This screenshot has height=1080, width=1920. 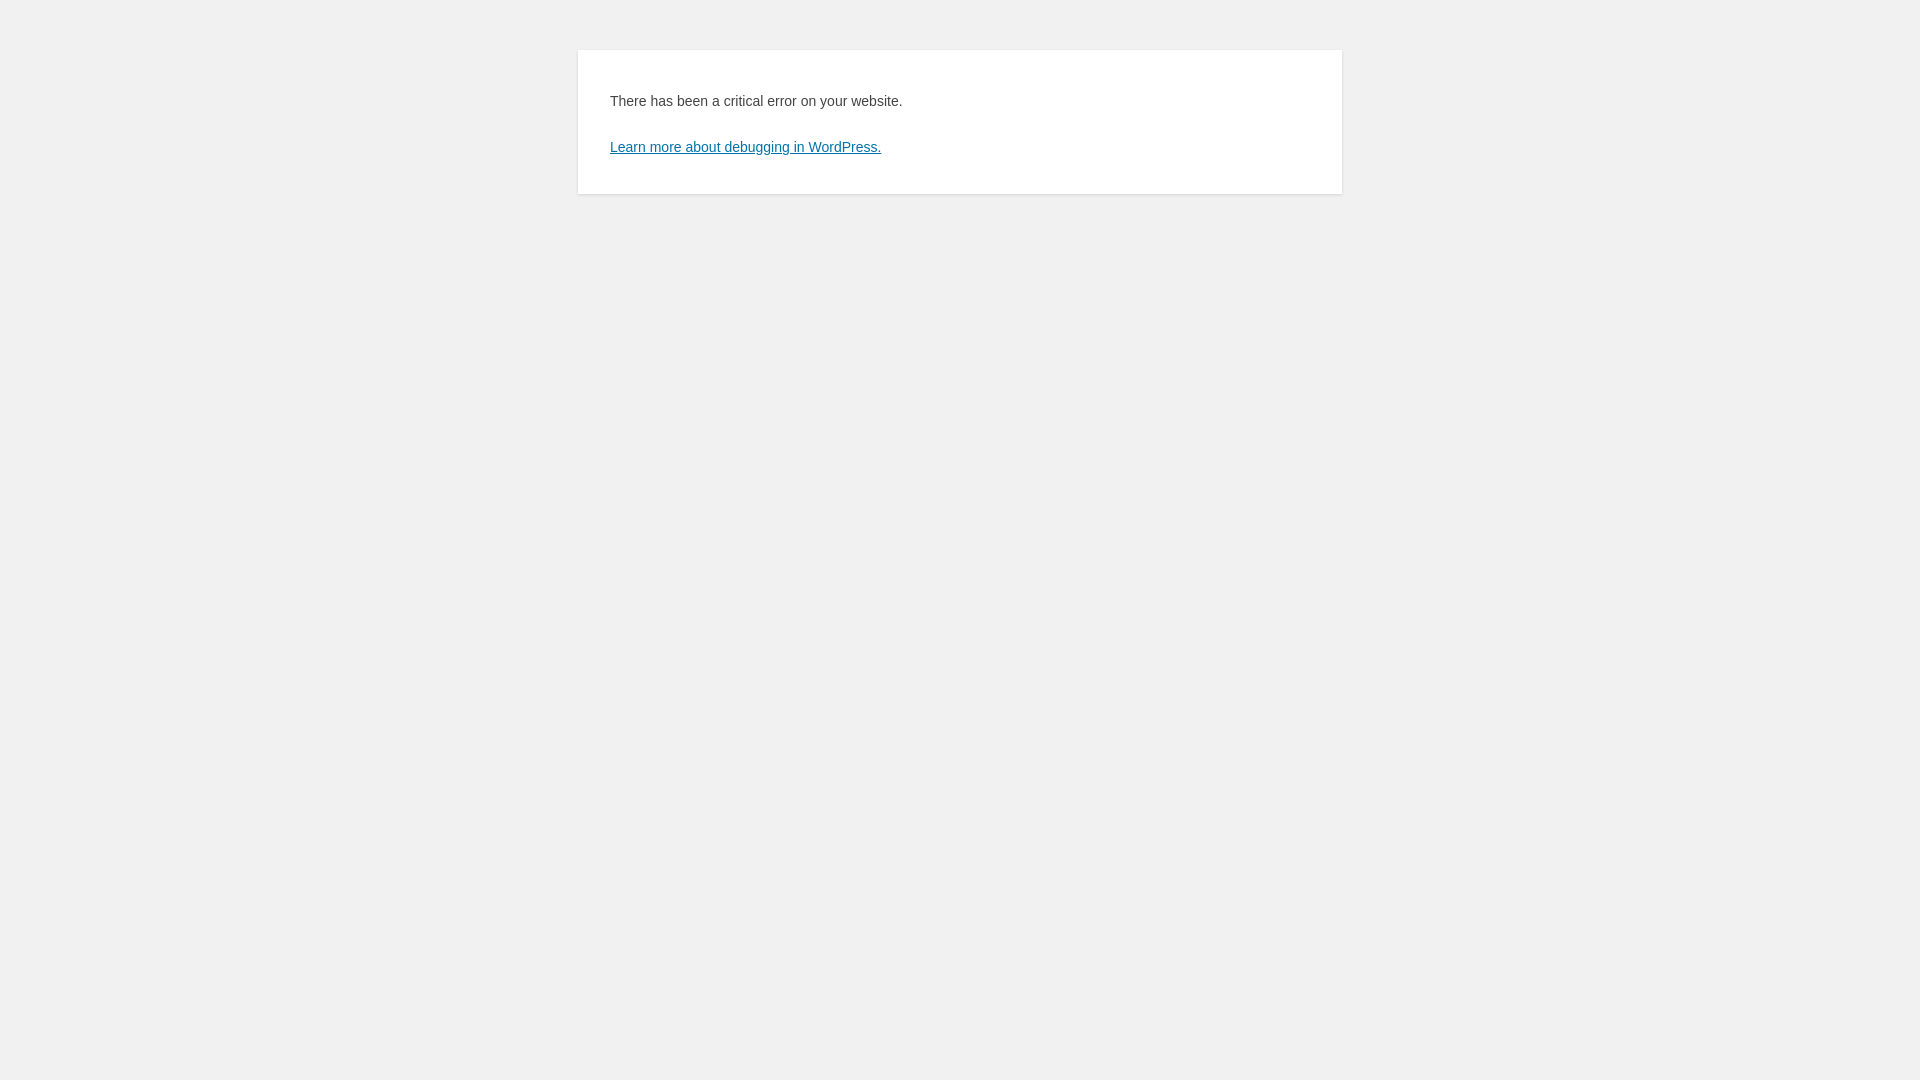 What do you see at coordinates (744, 145) in the screenshot?
I see `'Learn more about debugging in WordPress.'` at bounding box center [744, 145].